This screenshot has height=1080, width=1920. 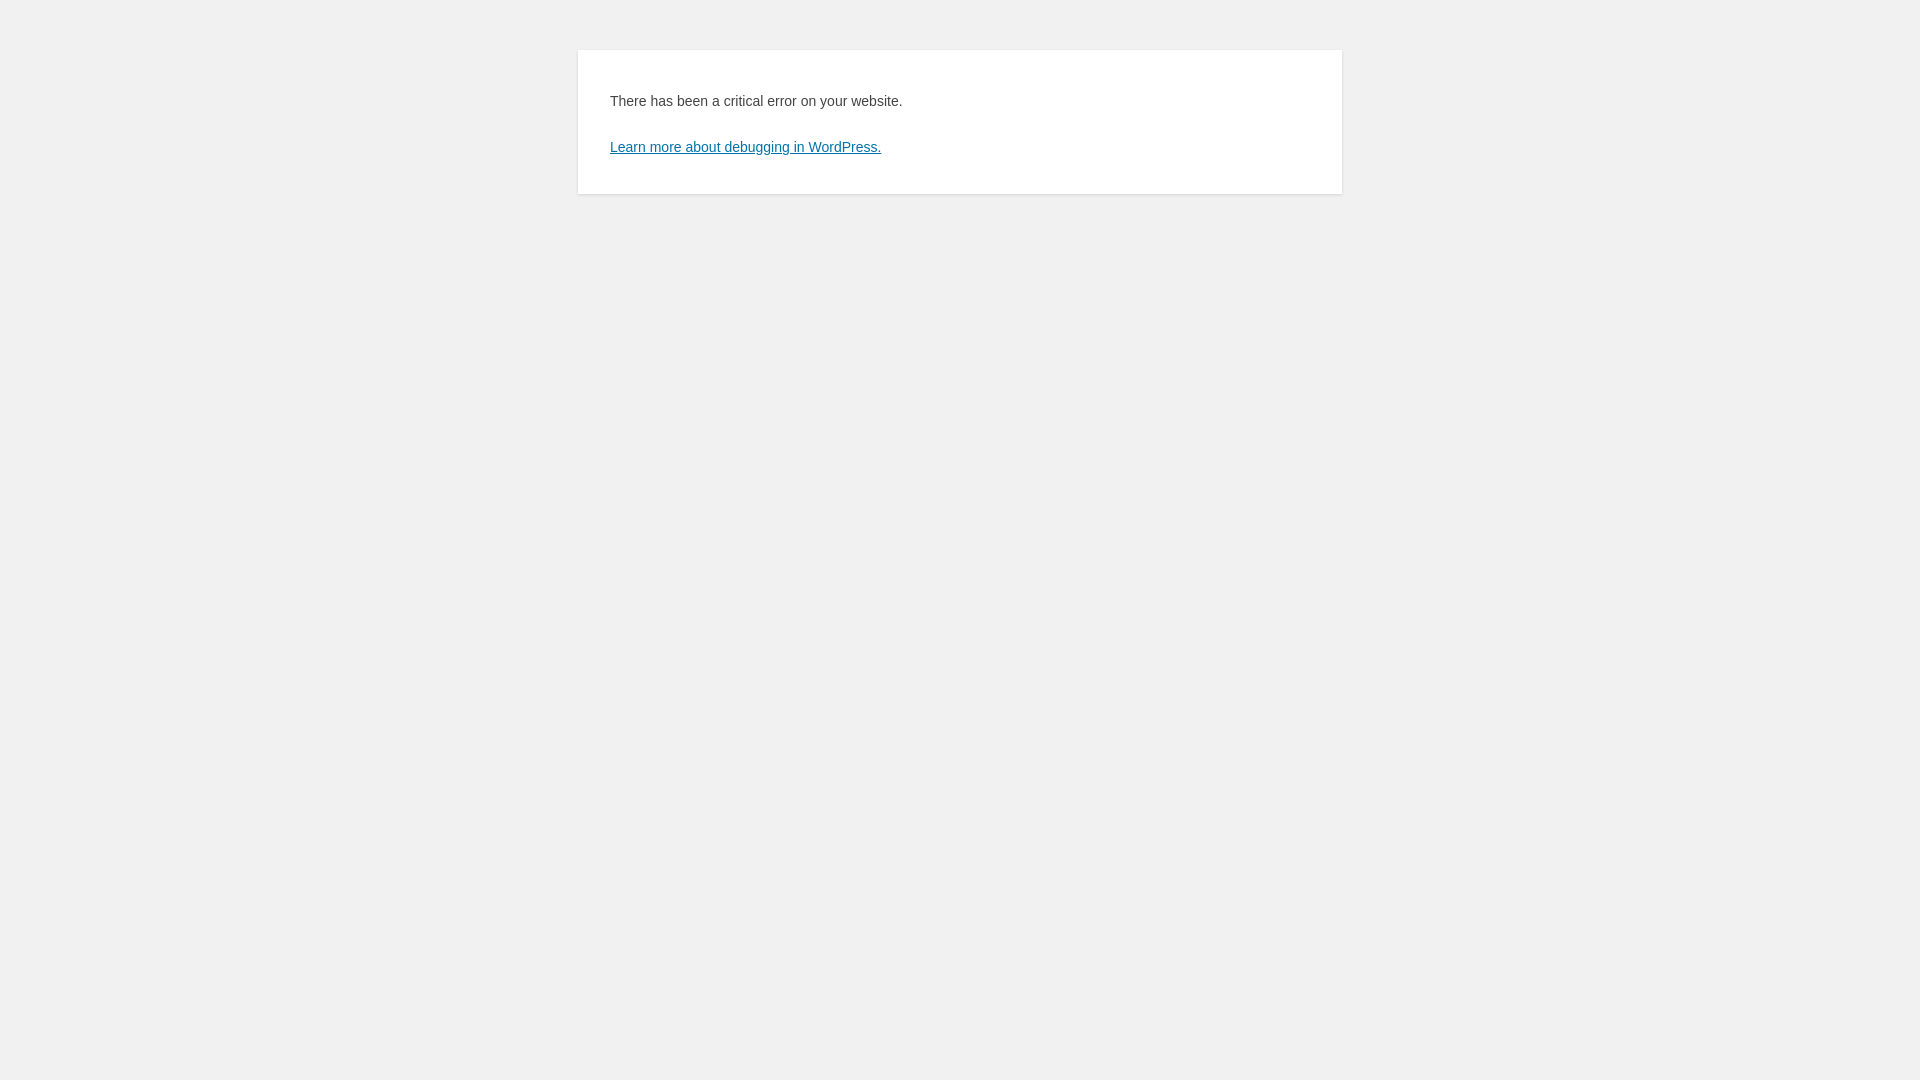 What do you see at coordinates (744, 145) in the screenshot?
I see `'Learn more about debugging in WordPress.'` at bounding box center [744, 145].